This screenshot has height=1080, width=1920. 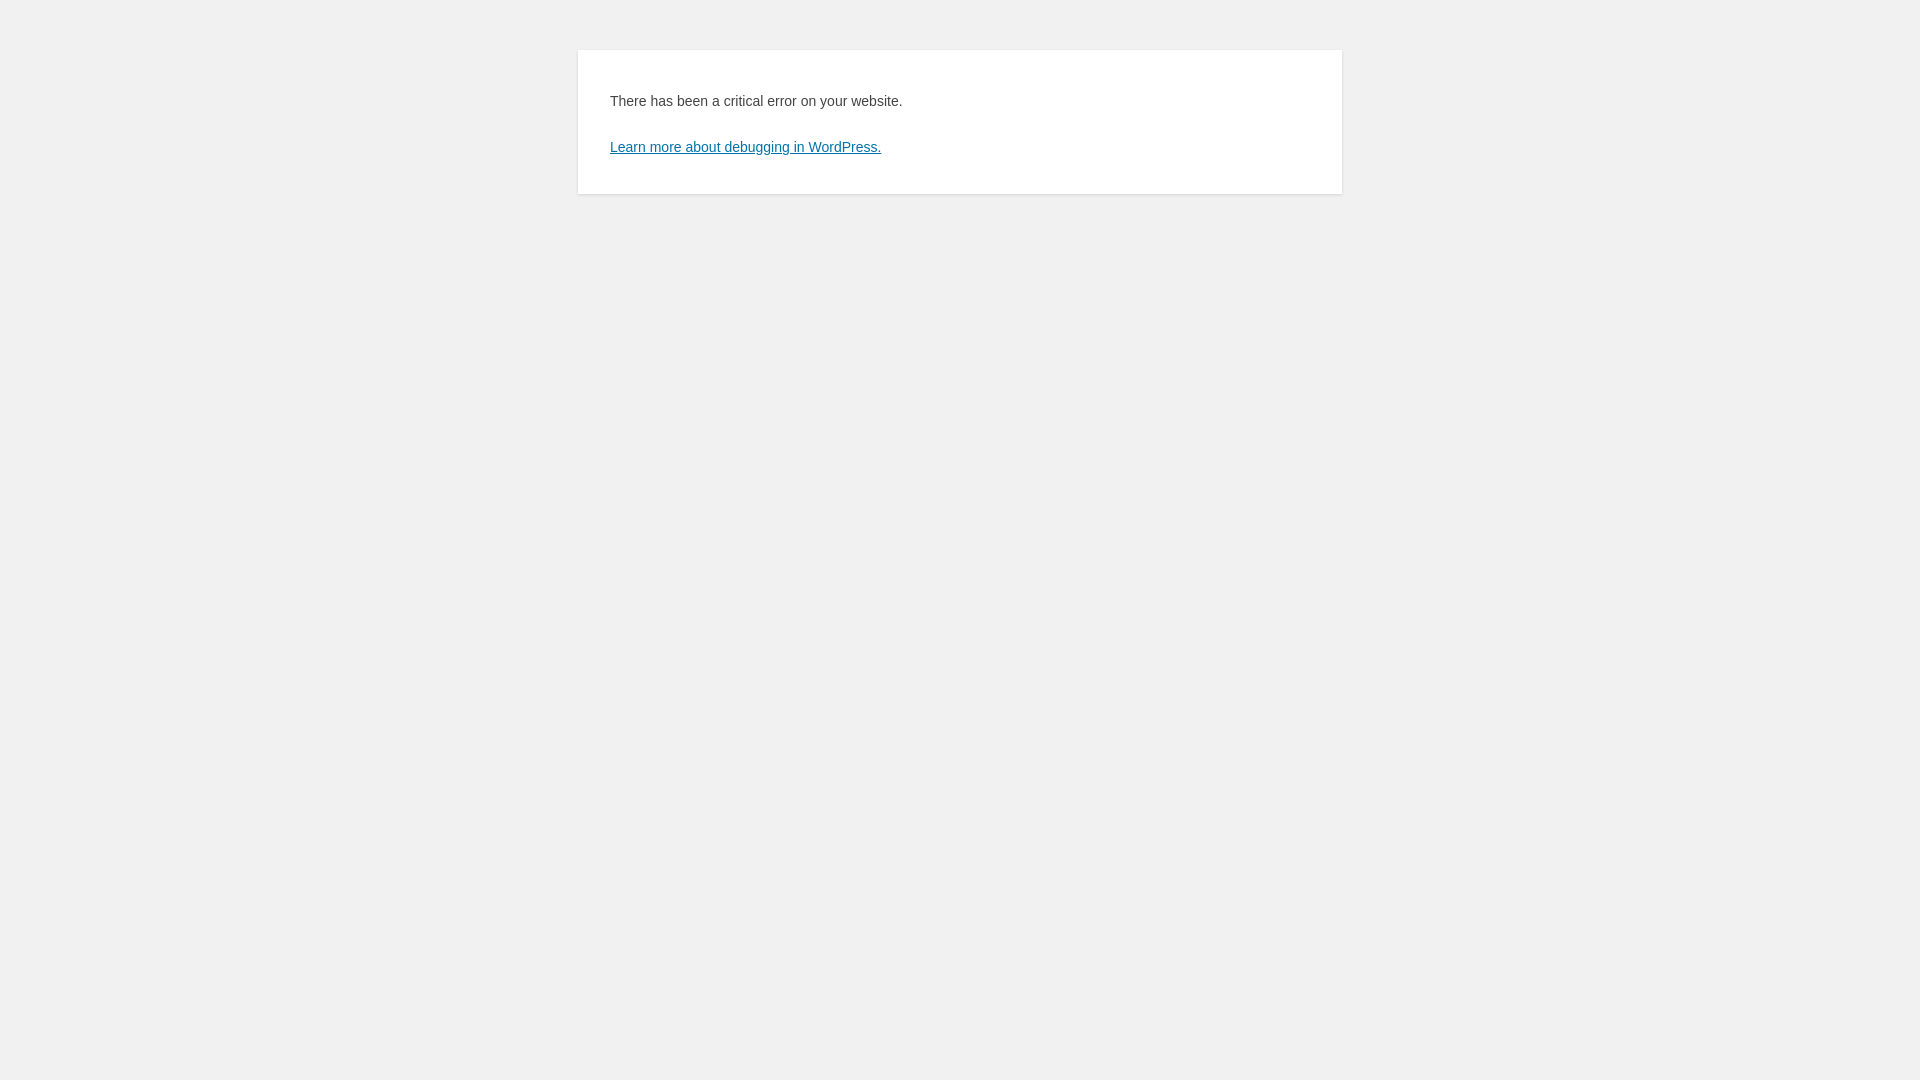 What do you see at coordinates (744, 145) in the screenshot?
I see `'Learn more about debugging in WordPress.'` at bounding box center [744, 145].